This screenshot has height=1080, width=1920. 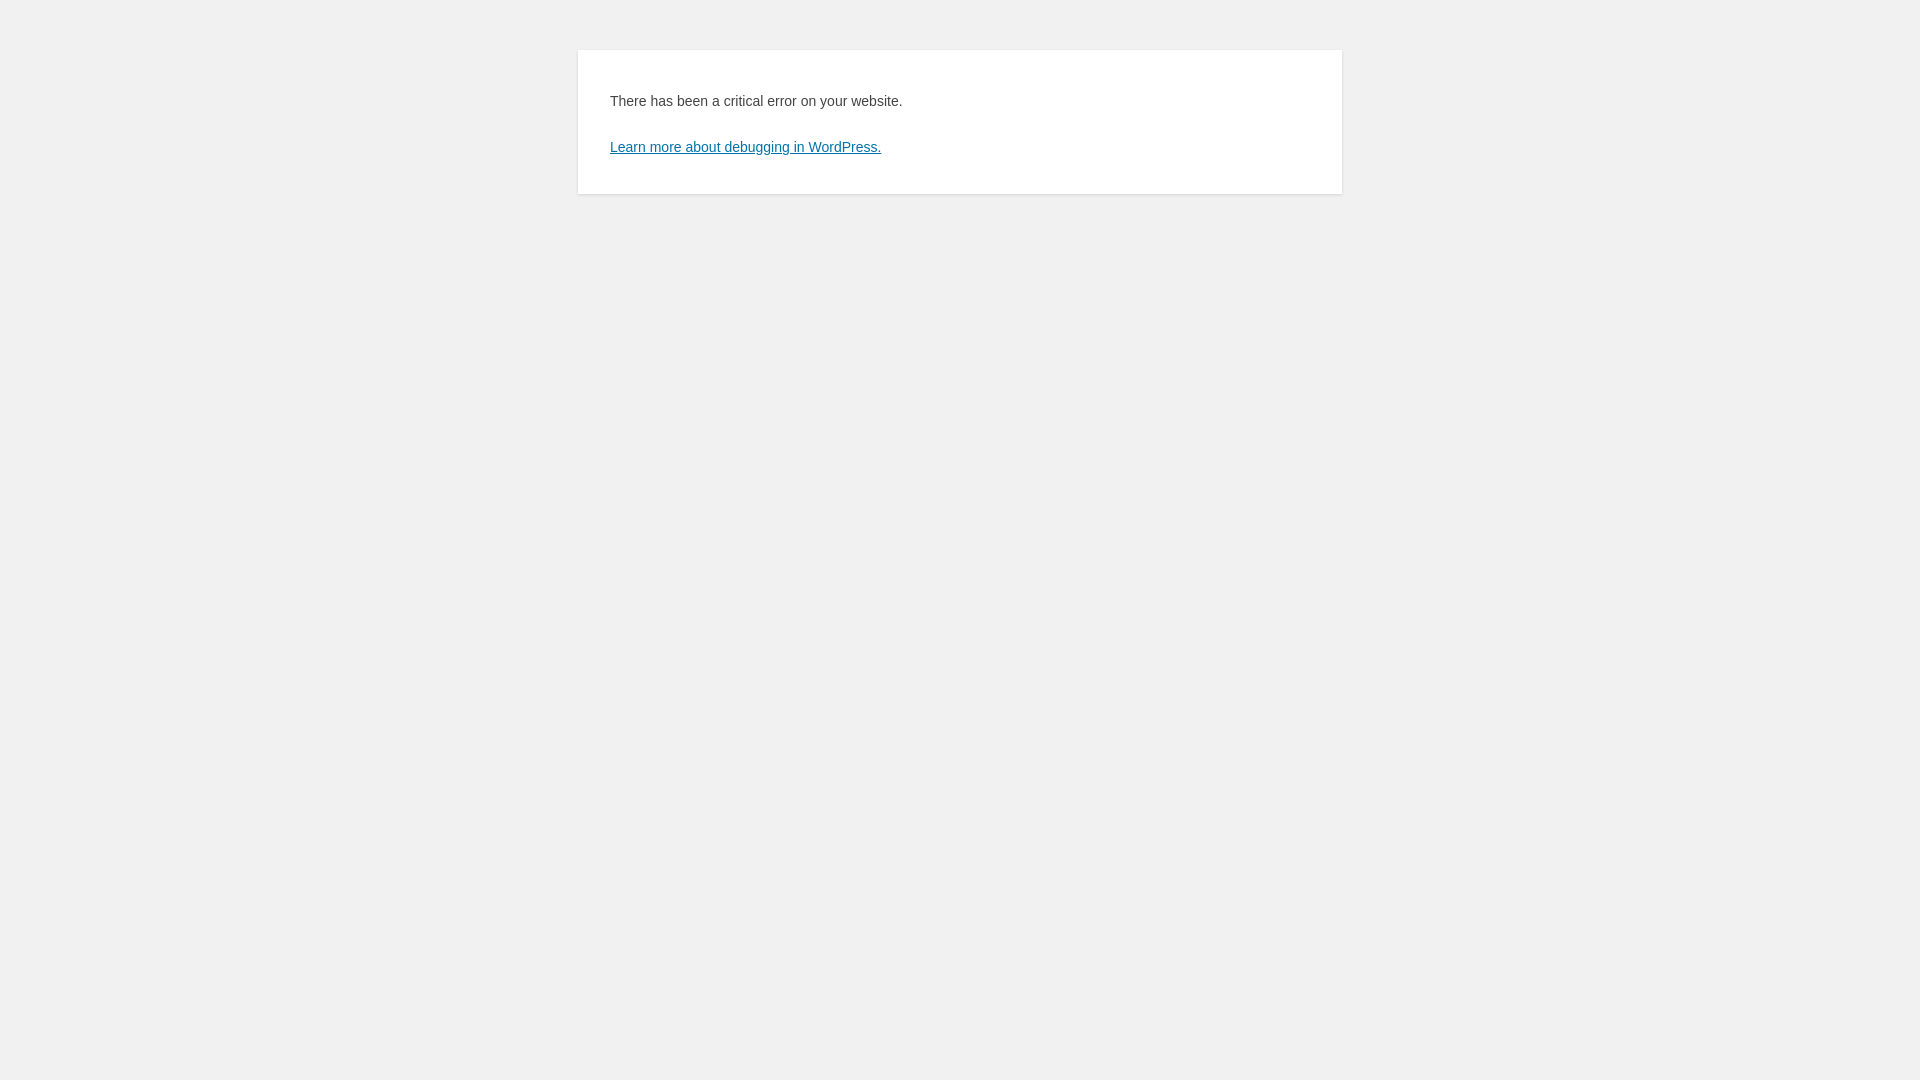 What do you see at coordinates (744, 145) in the screenshot?
I see `'Learn more about debugging in WordPress.'` at bounding box center [744, 145].